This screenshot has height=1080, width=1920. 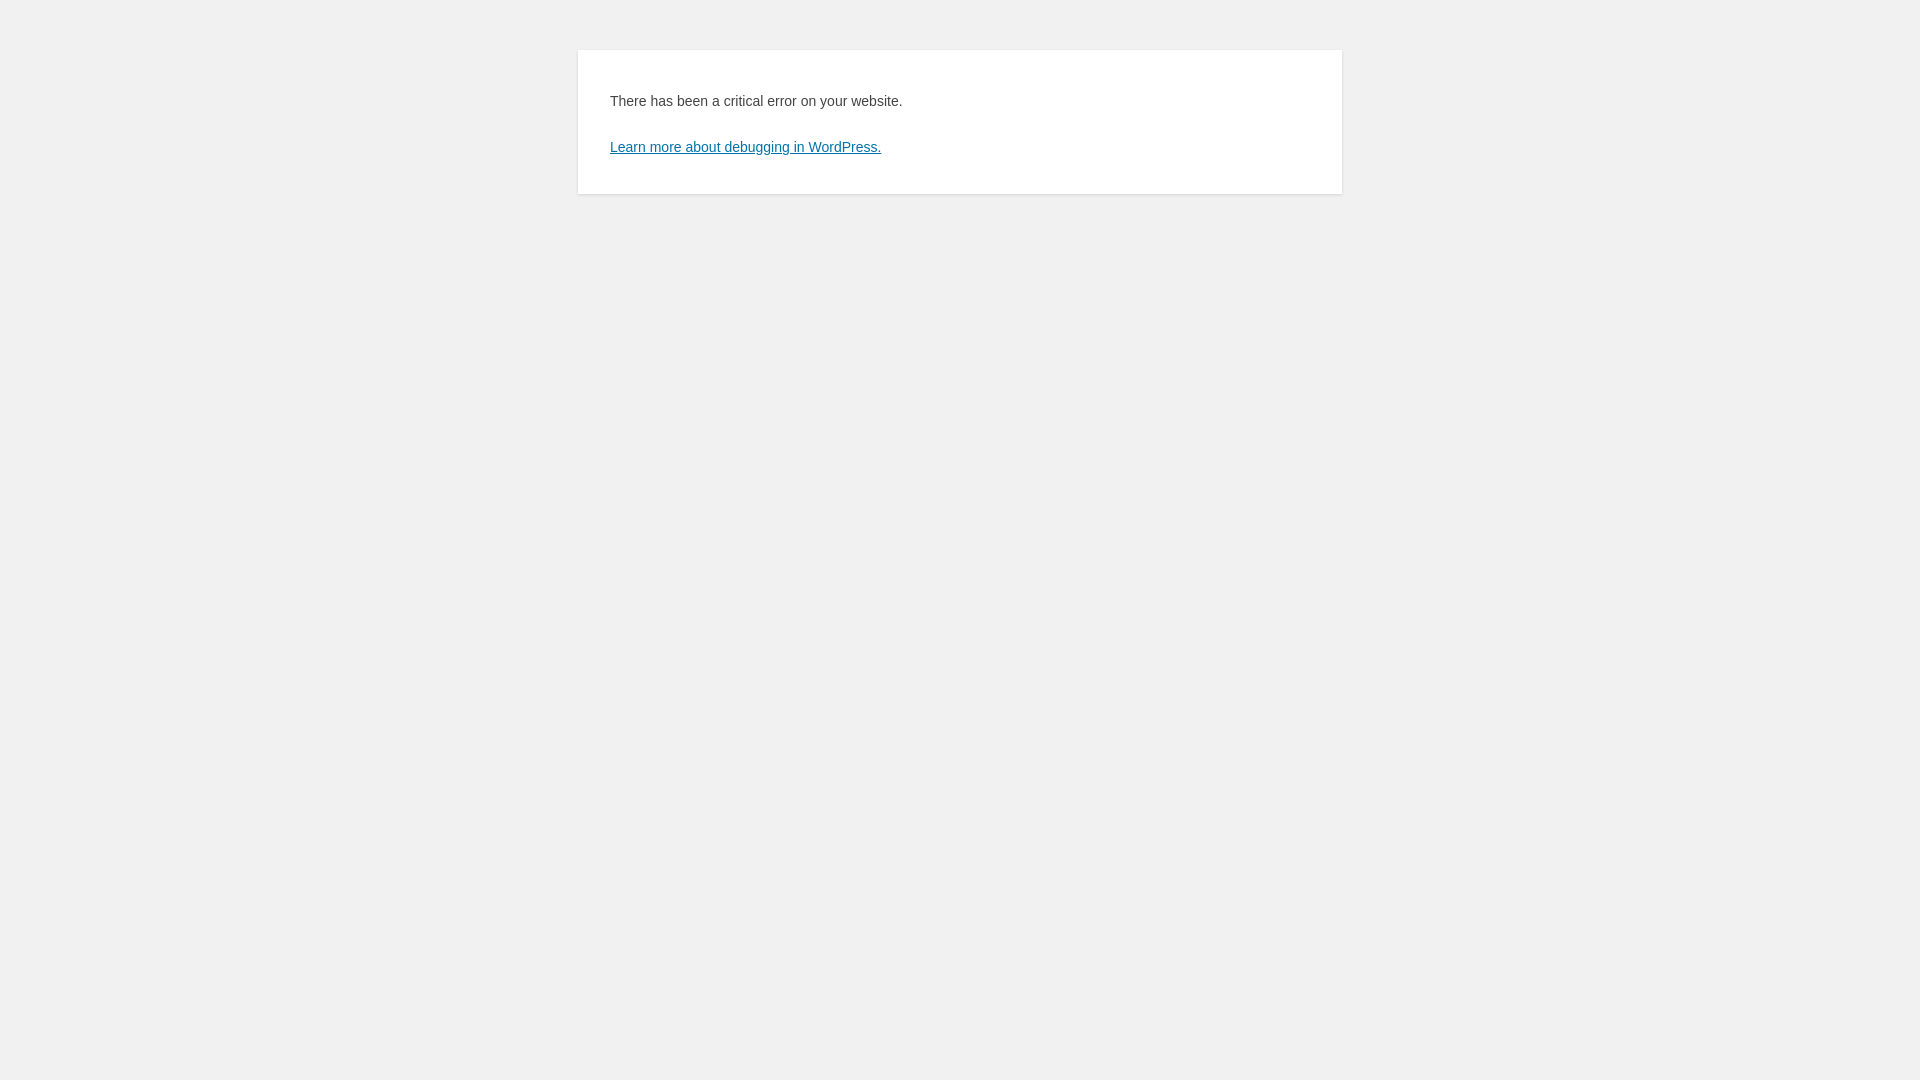 What do you see at coordinates (744, 145) in the screenshot?
I see `'Learn more about debugging in WordPress.'` at bounding box center [744, 145].